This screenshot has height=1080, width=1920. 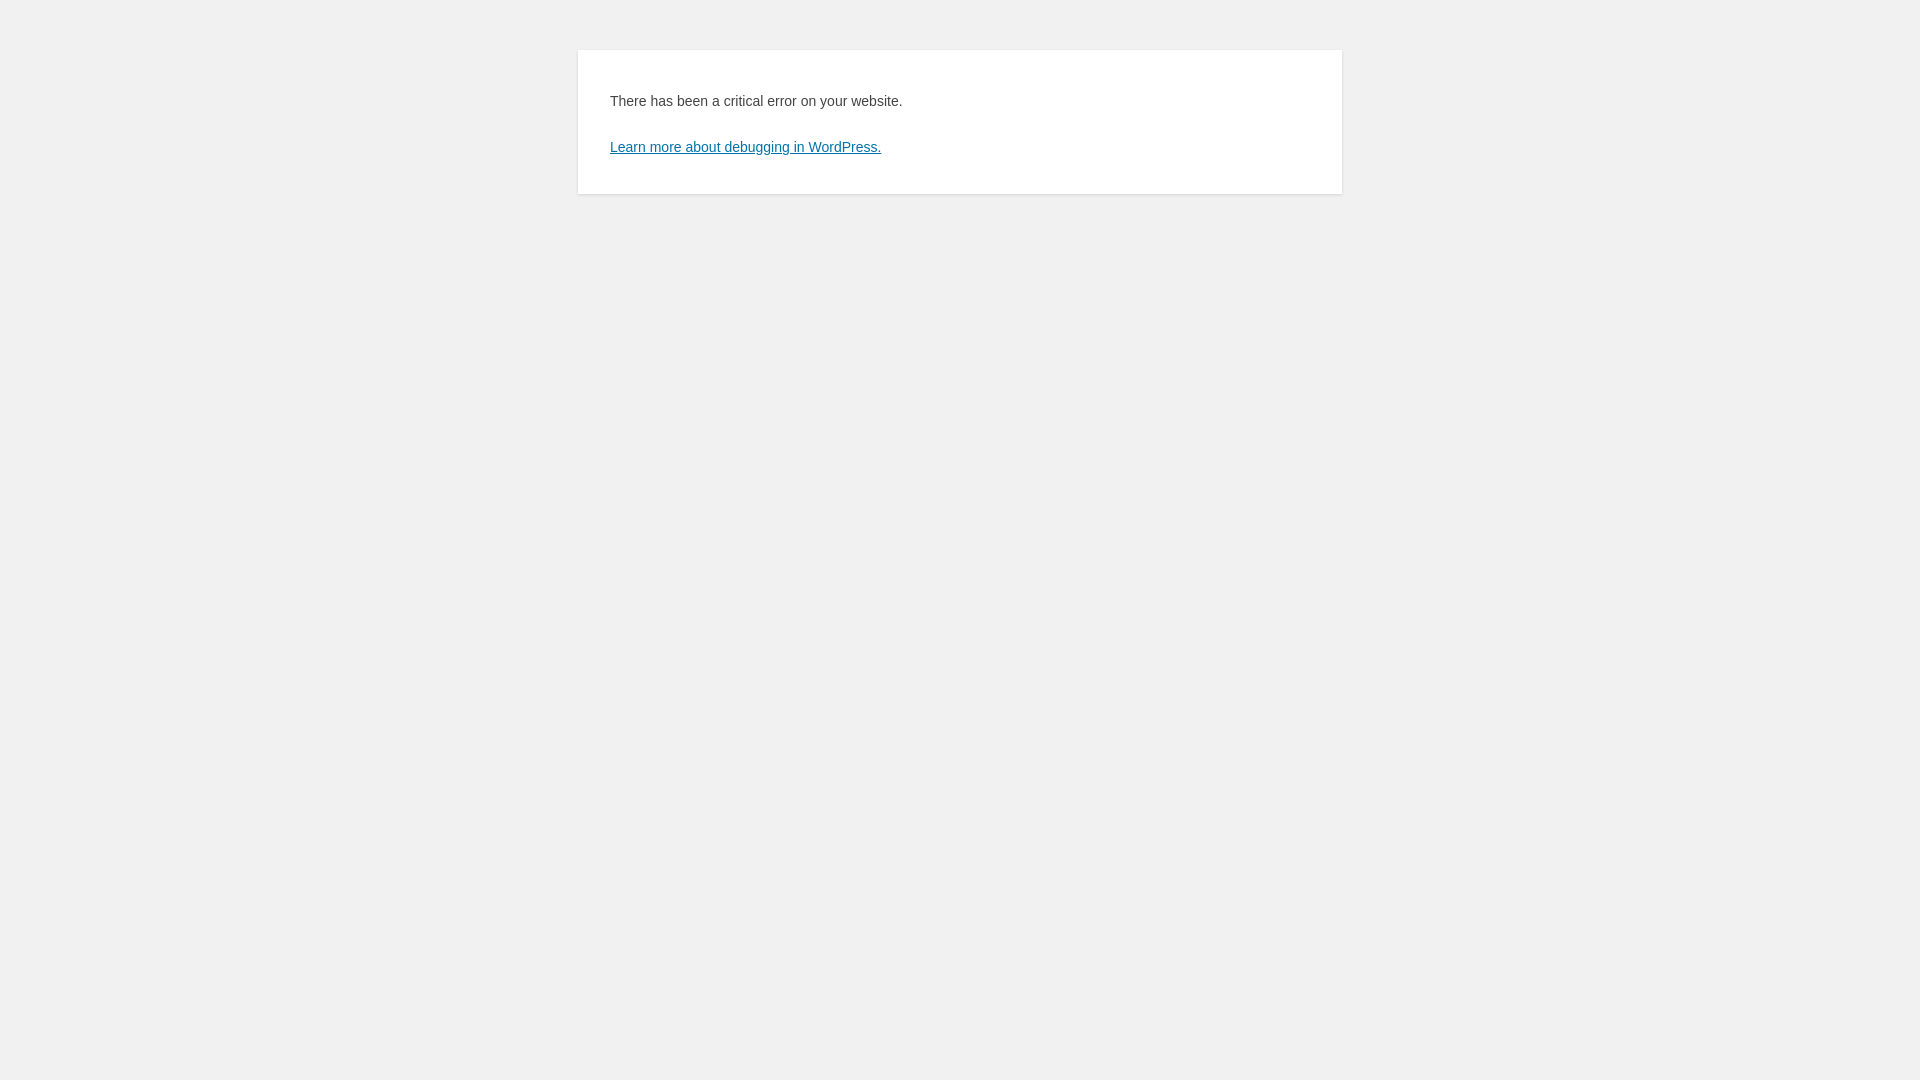 What do you see at coordinates (744, 145) in the screenshot?
I see `'Learn more about debugging in WordPress.'` at bounding box center [744, 145].